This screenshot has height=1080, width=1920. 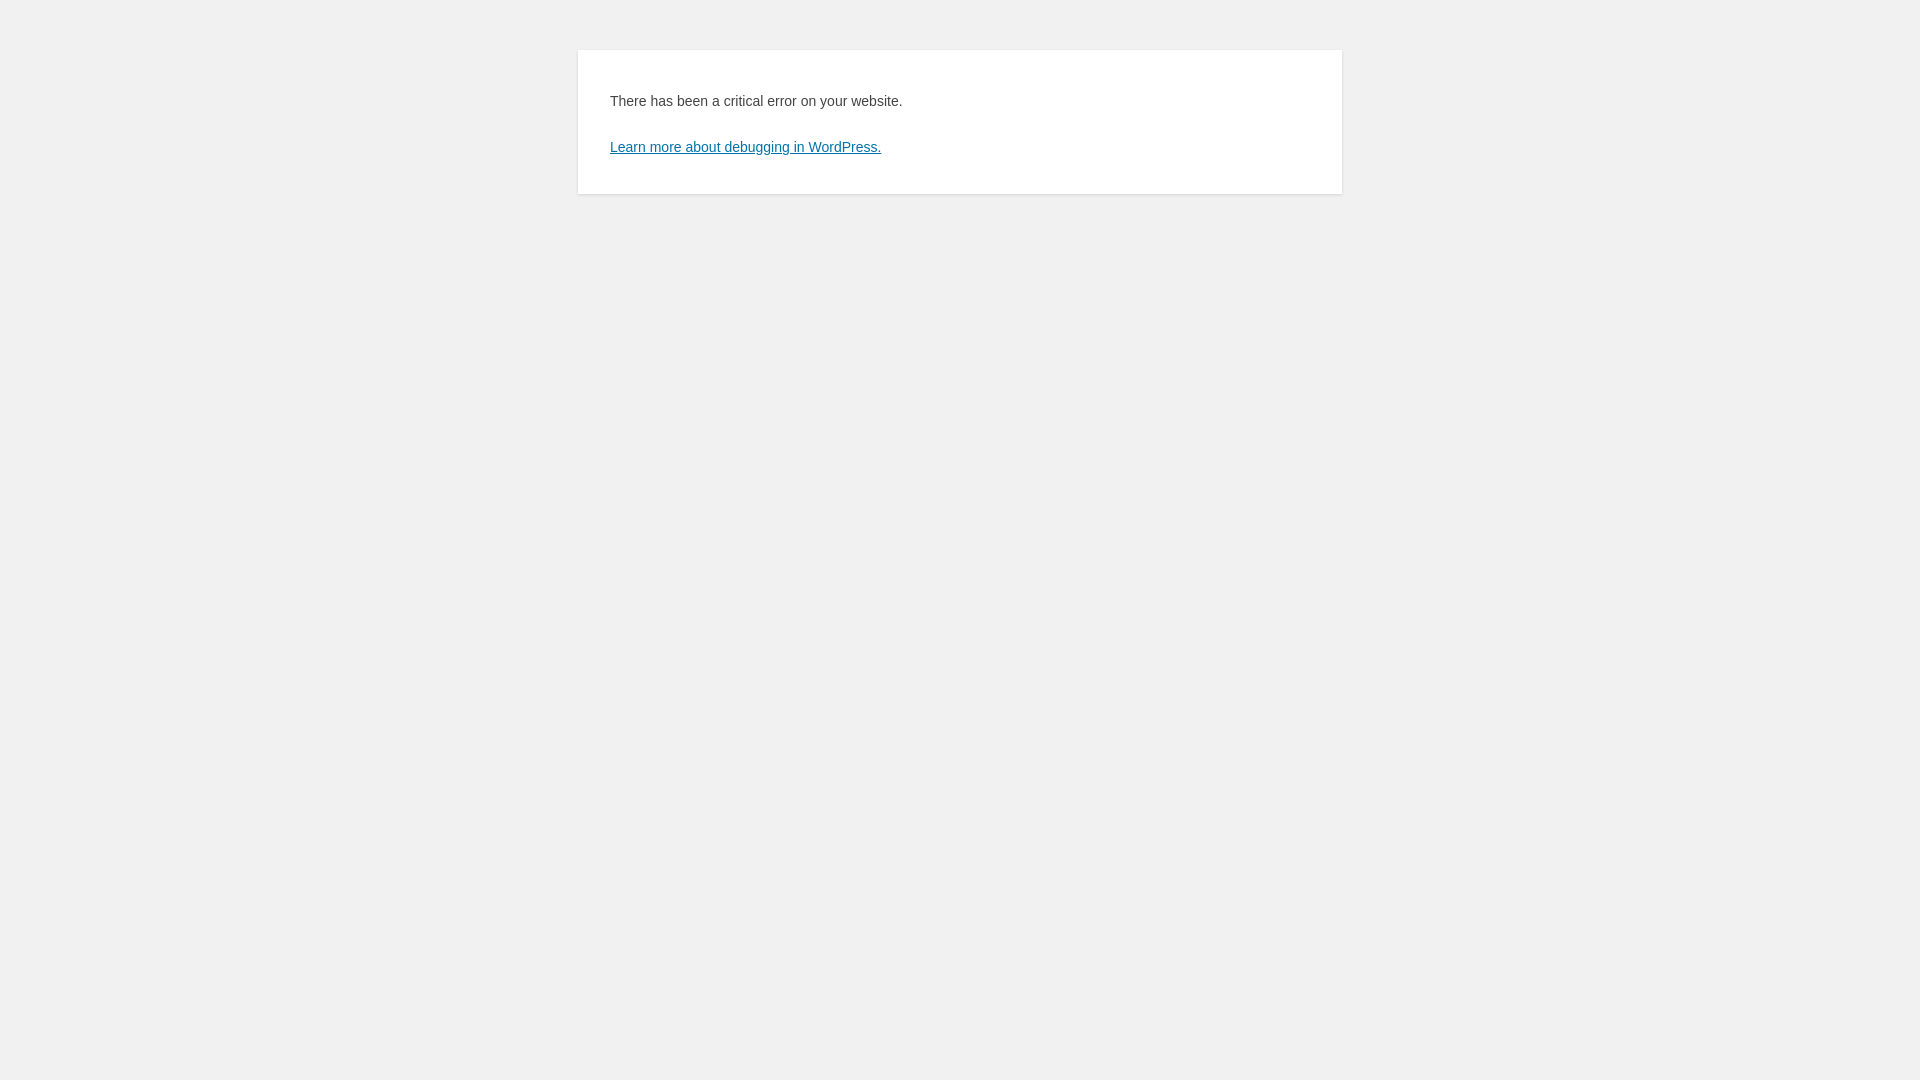 What do you see at coordinates (744, 145) in the screenshot?
I see `'Learn more about debugging in WordPress.'` at bounding box center [744, 145].